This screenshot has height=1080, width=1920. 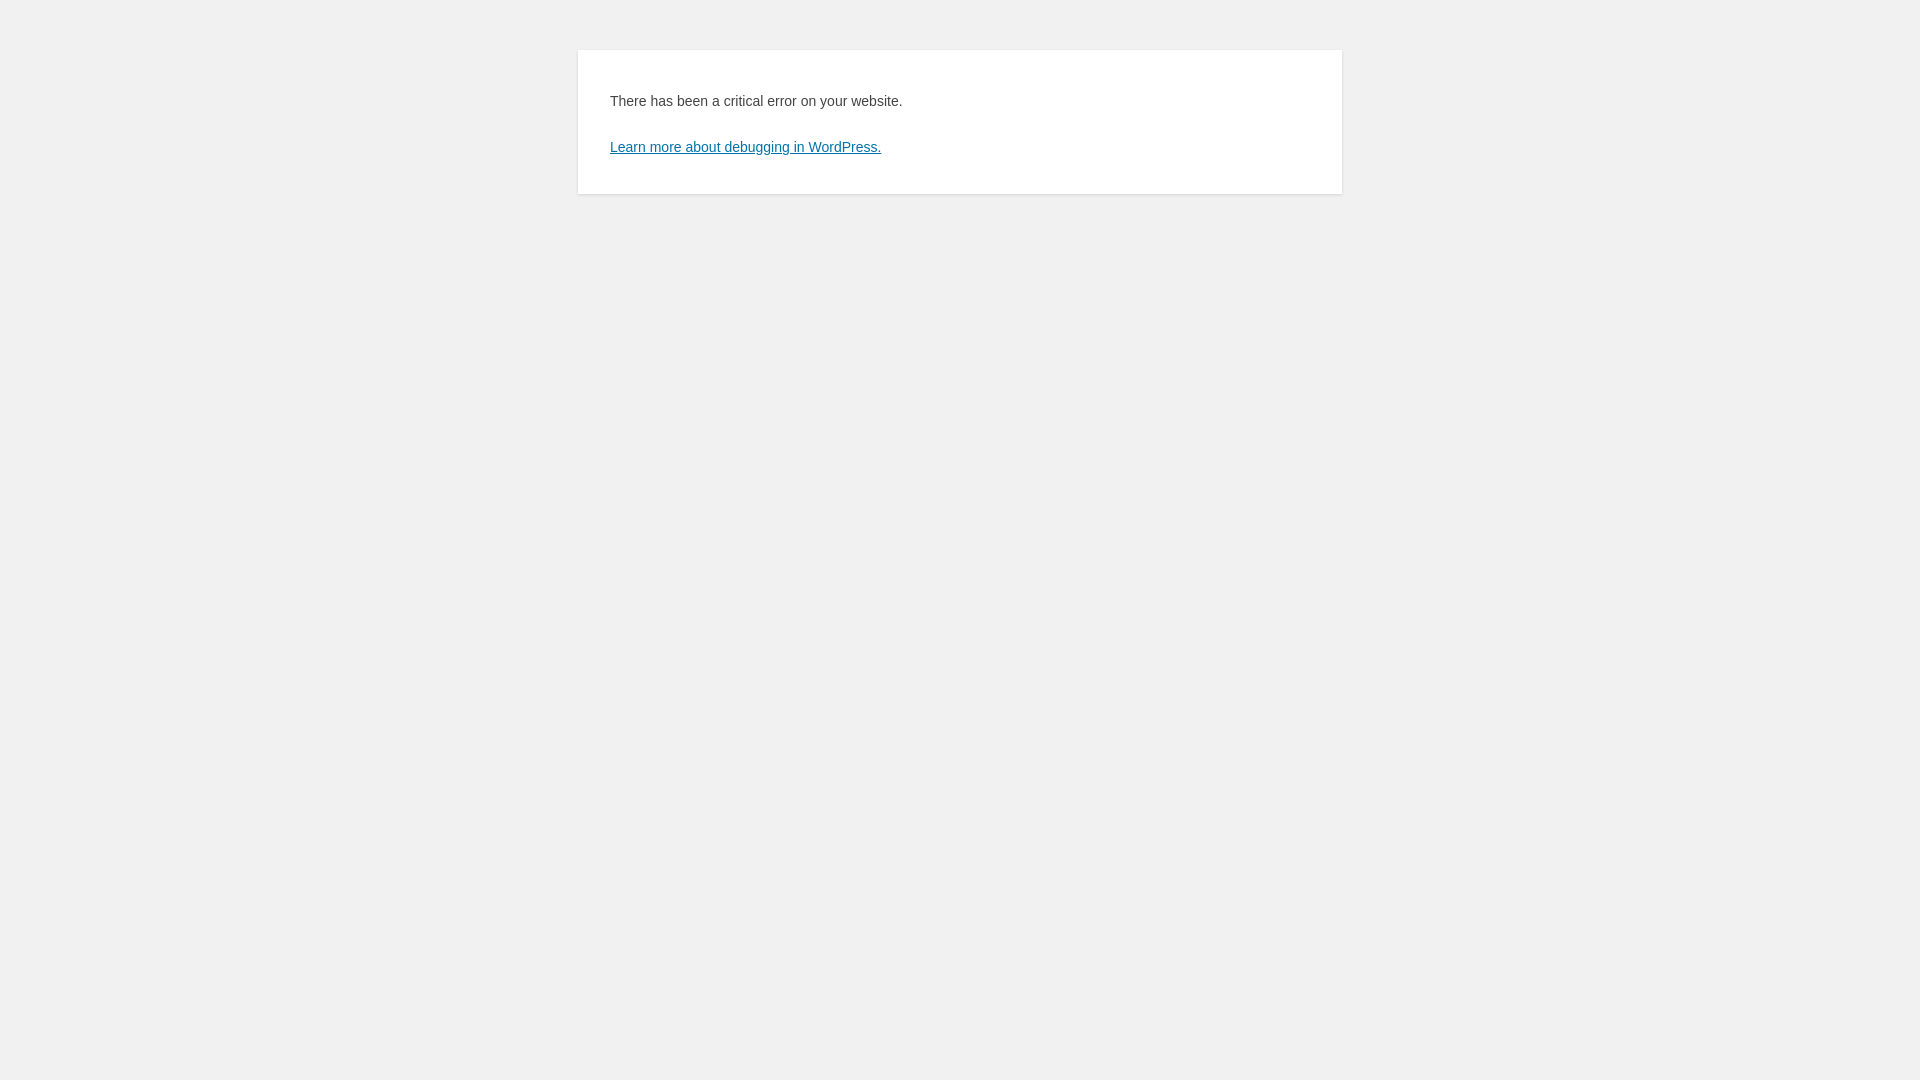 What do you see at coordinates (744, 145) in the screenshot?
I see `'Learn more about debugging in WordPress.'` at bounding box center [744, 145].